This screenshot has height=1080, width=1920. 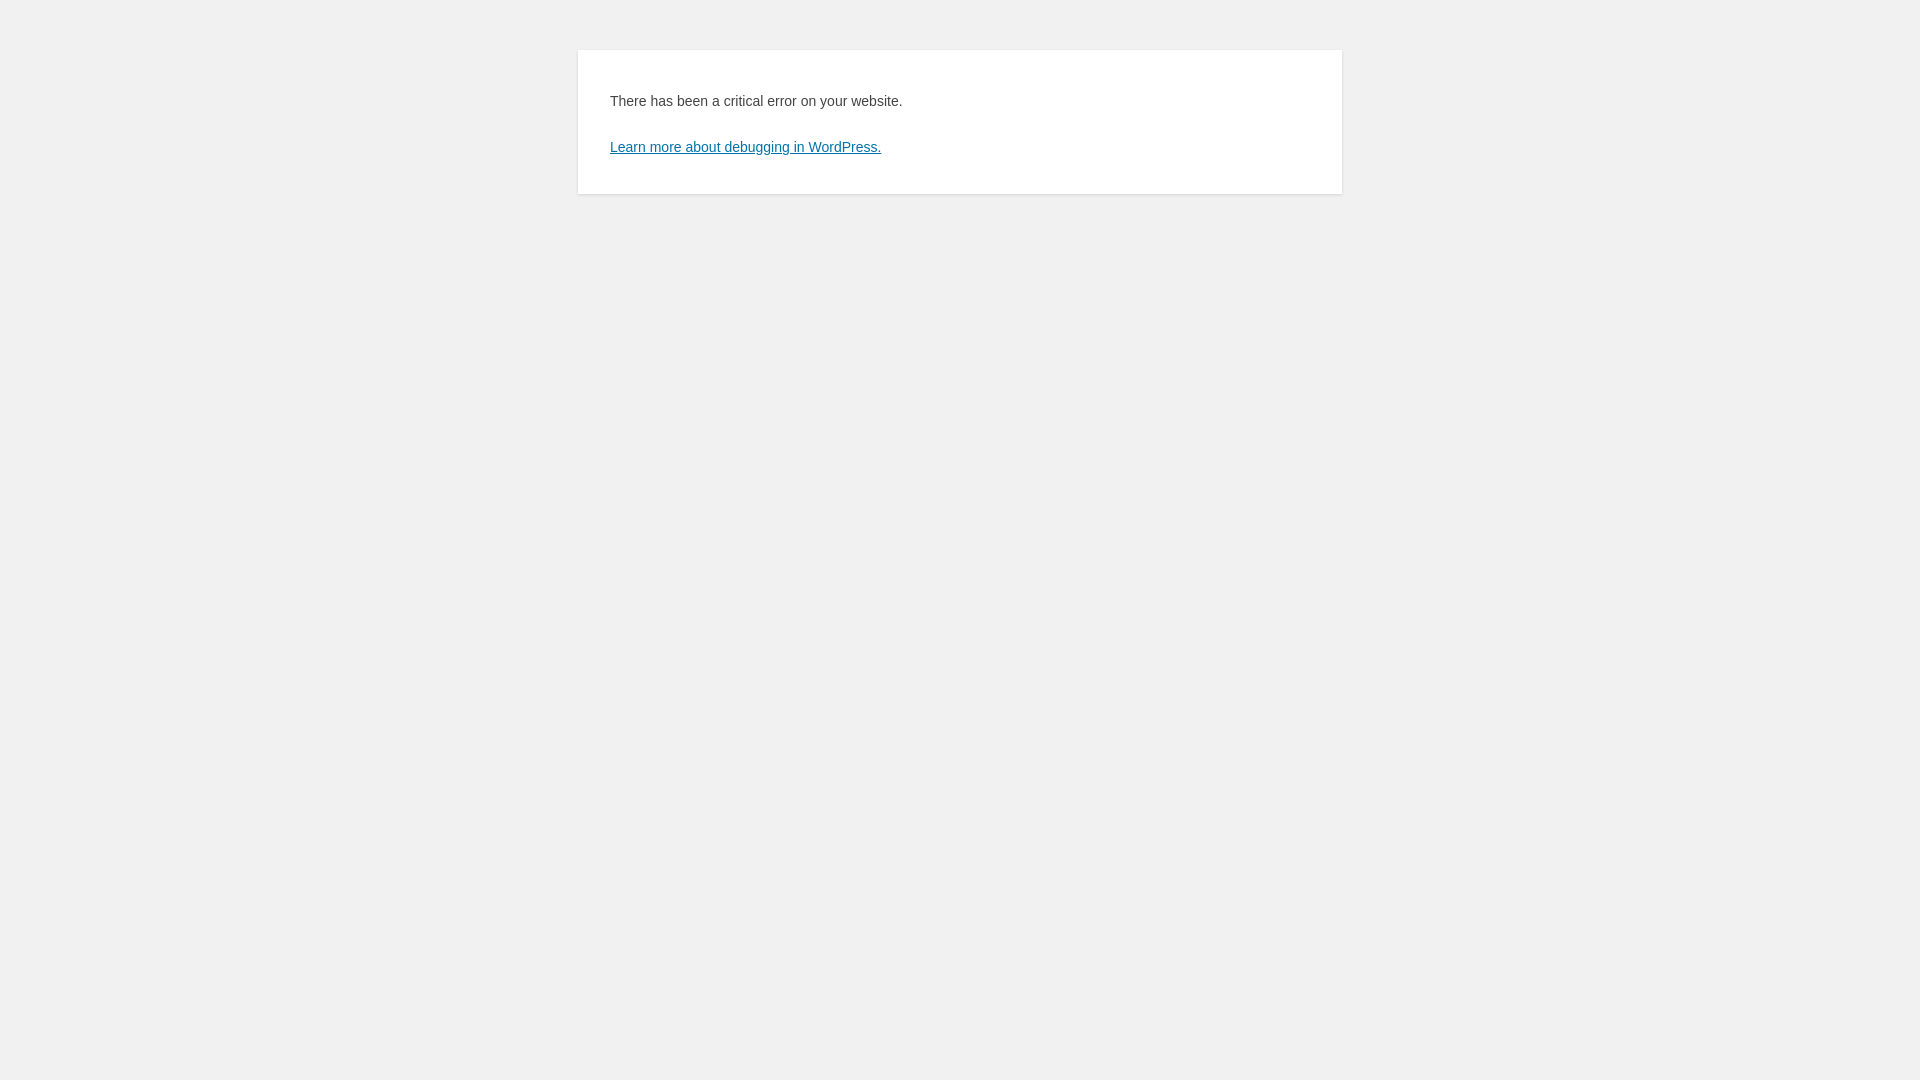 What do you see at coordinates (744, 145) in the screenshot?
I see `'Learn more about debugging in WordPress.'` at bounding box center [744, 145].